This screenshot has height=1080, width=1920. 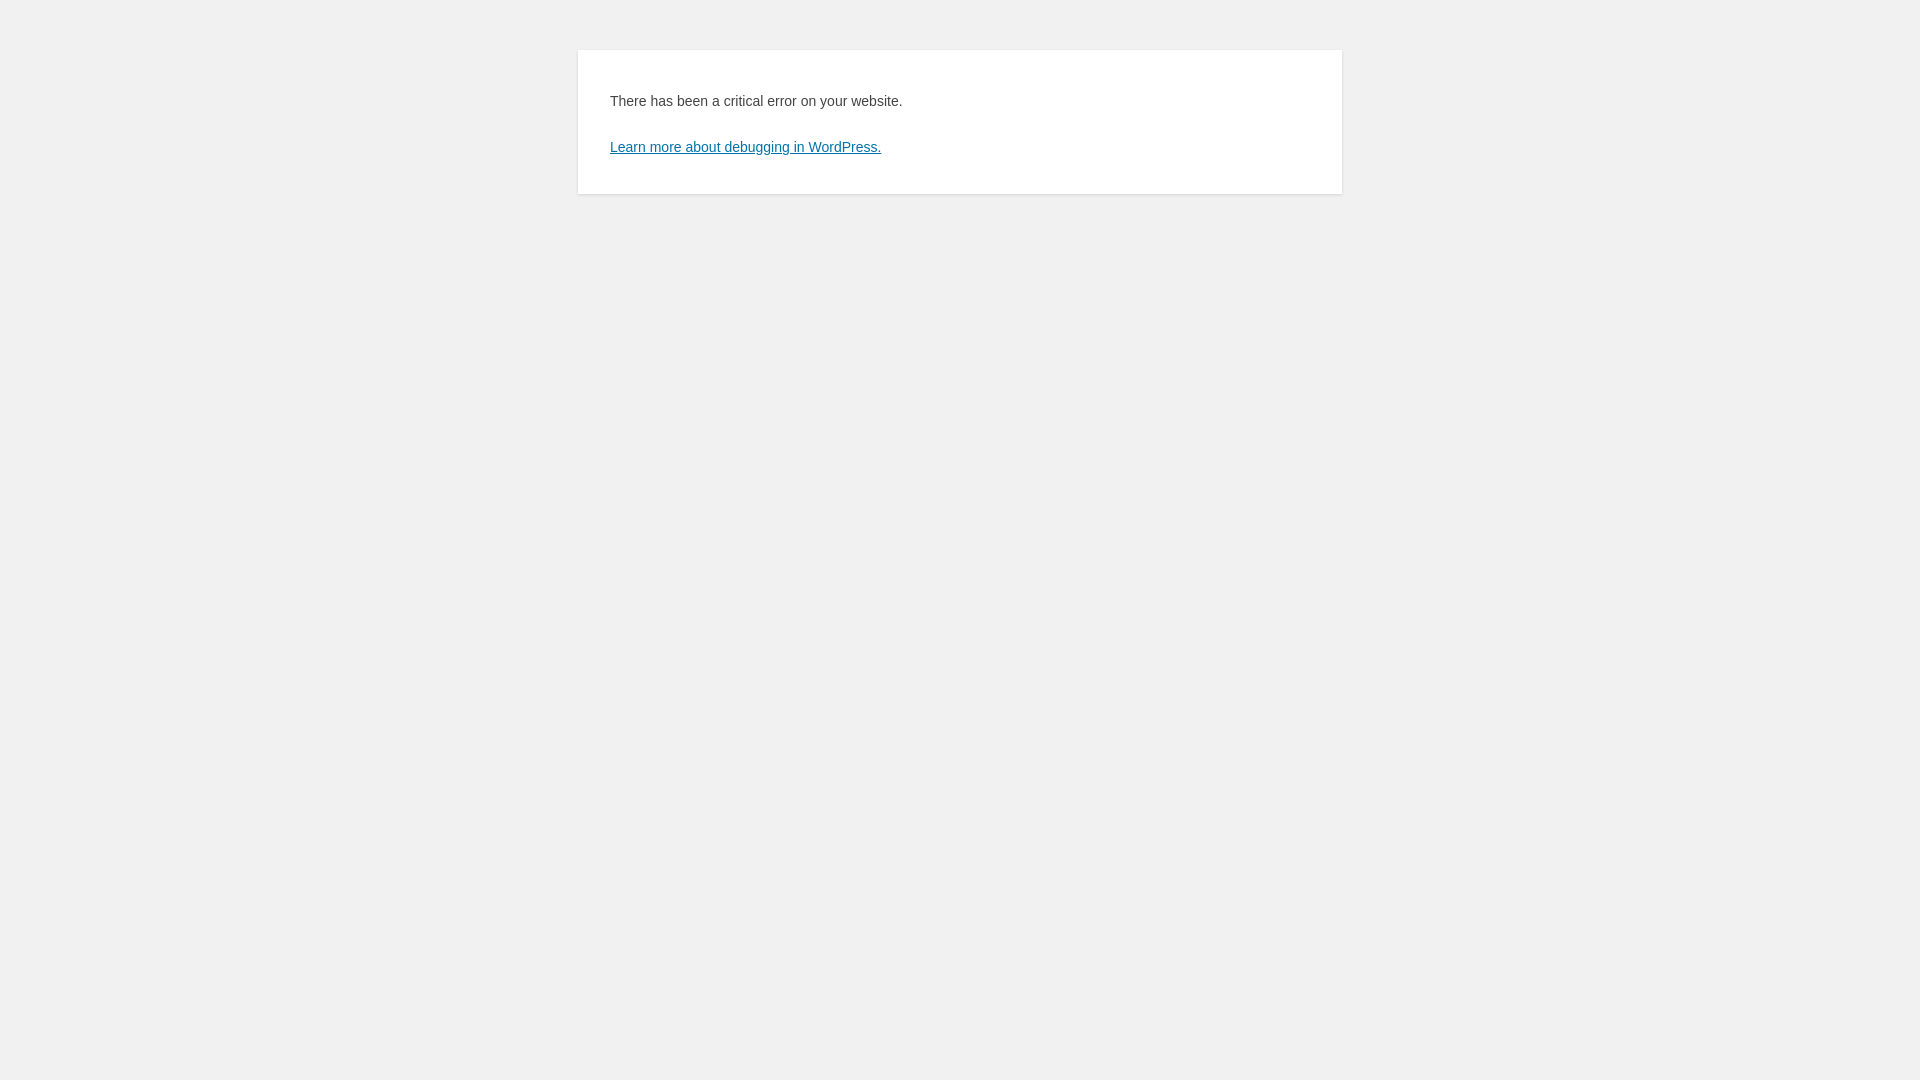 What do you see at coordinates (744, 145) in the screenshot?
I see `'Learn more about debugging in WordPress.'` at bounding box center [744, 145].